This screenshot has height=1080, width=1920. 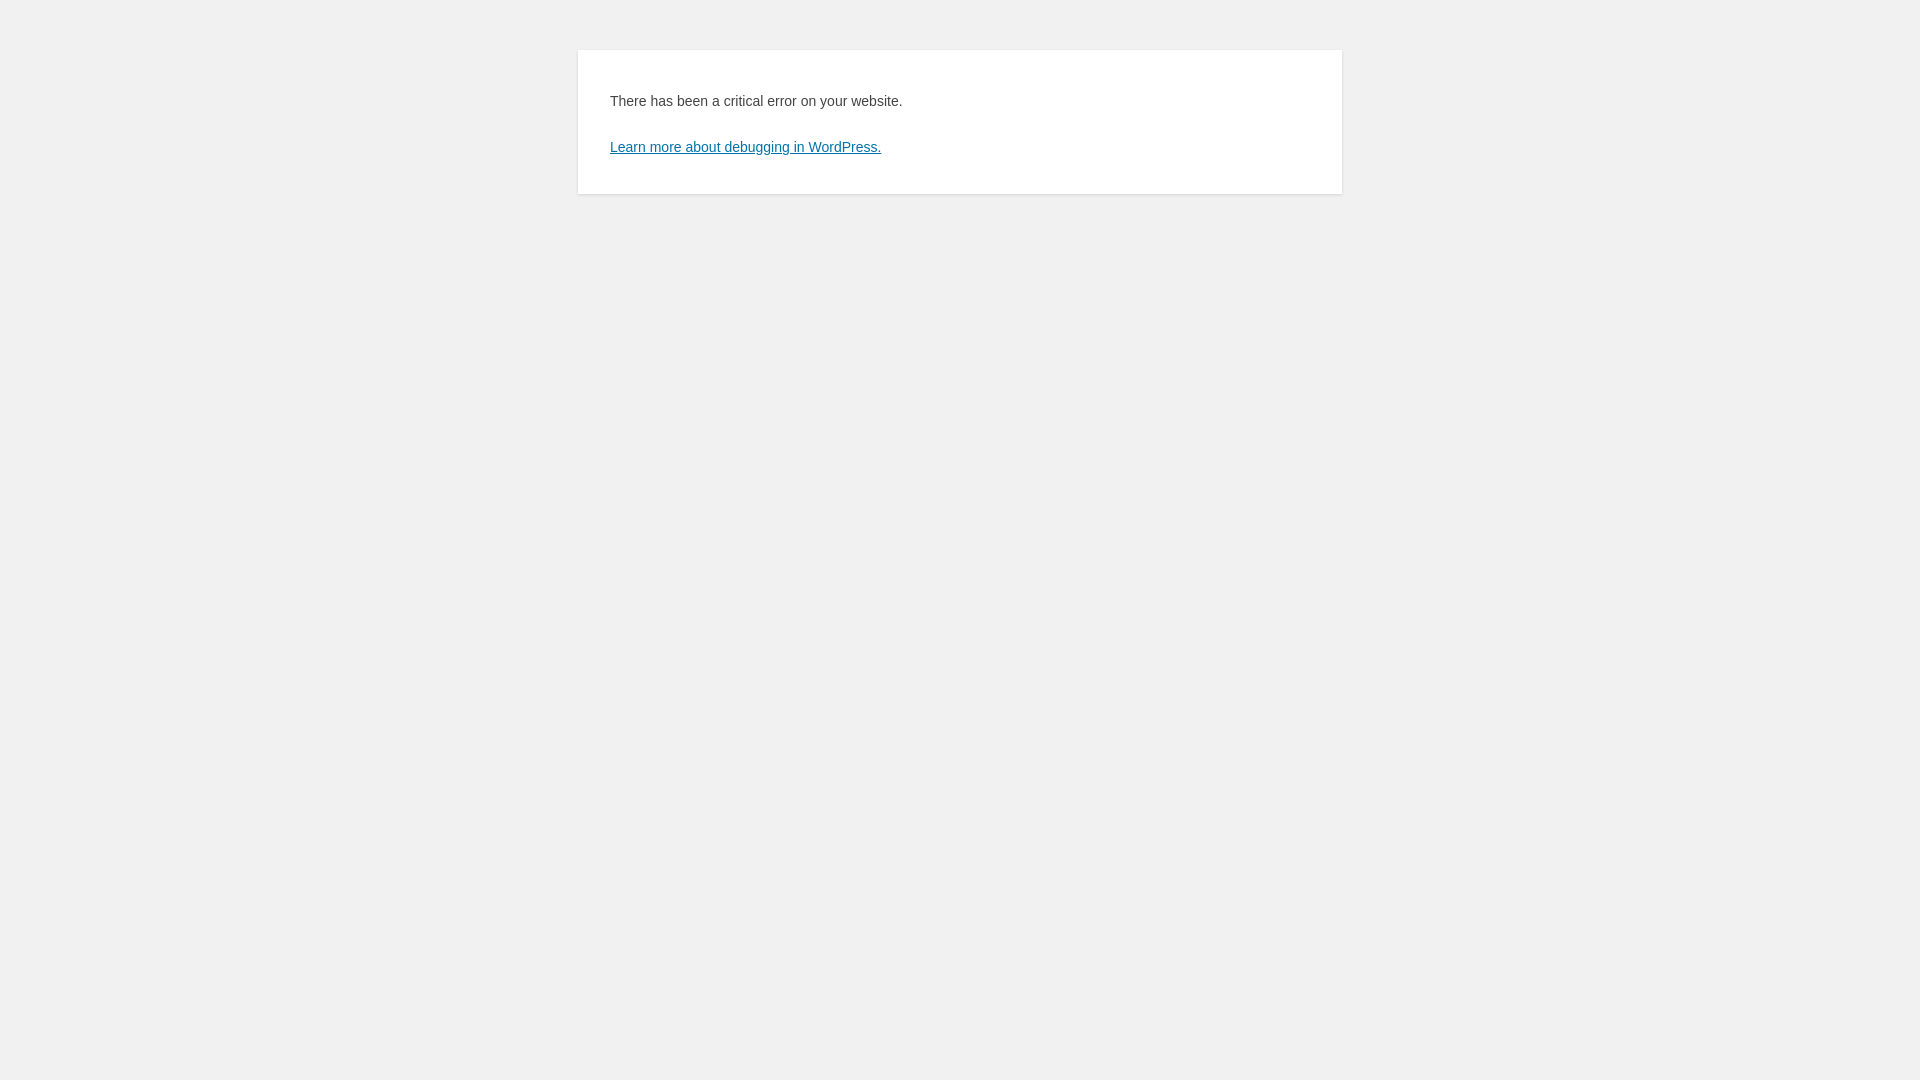 What do you see at coordinates (744, 145) in the screenshot?
I see `'Learn more about debugging in WordPress.'` at bounding box center [744, 145].